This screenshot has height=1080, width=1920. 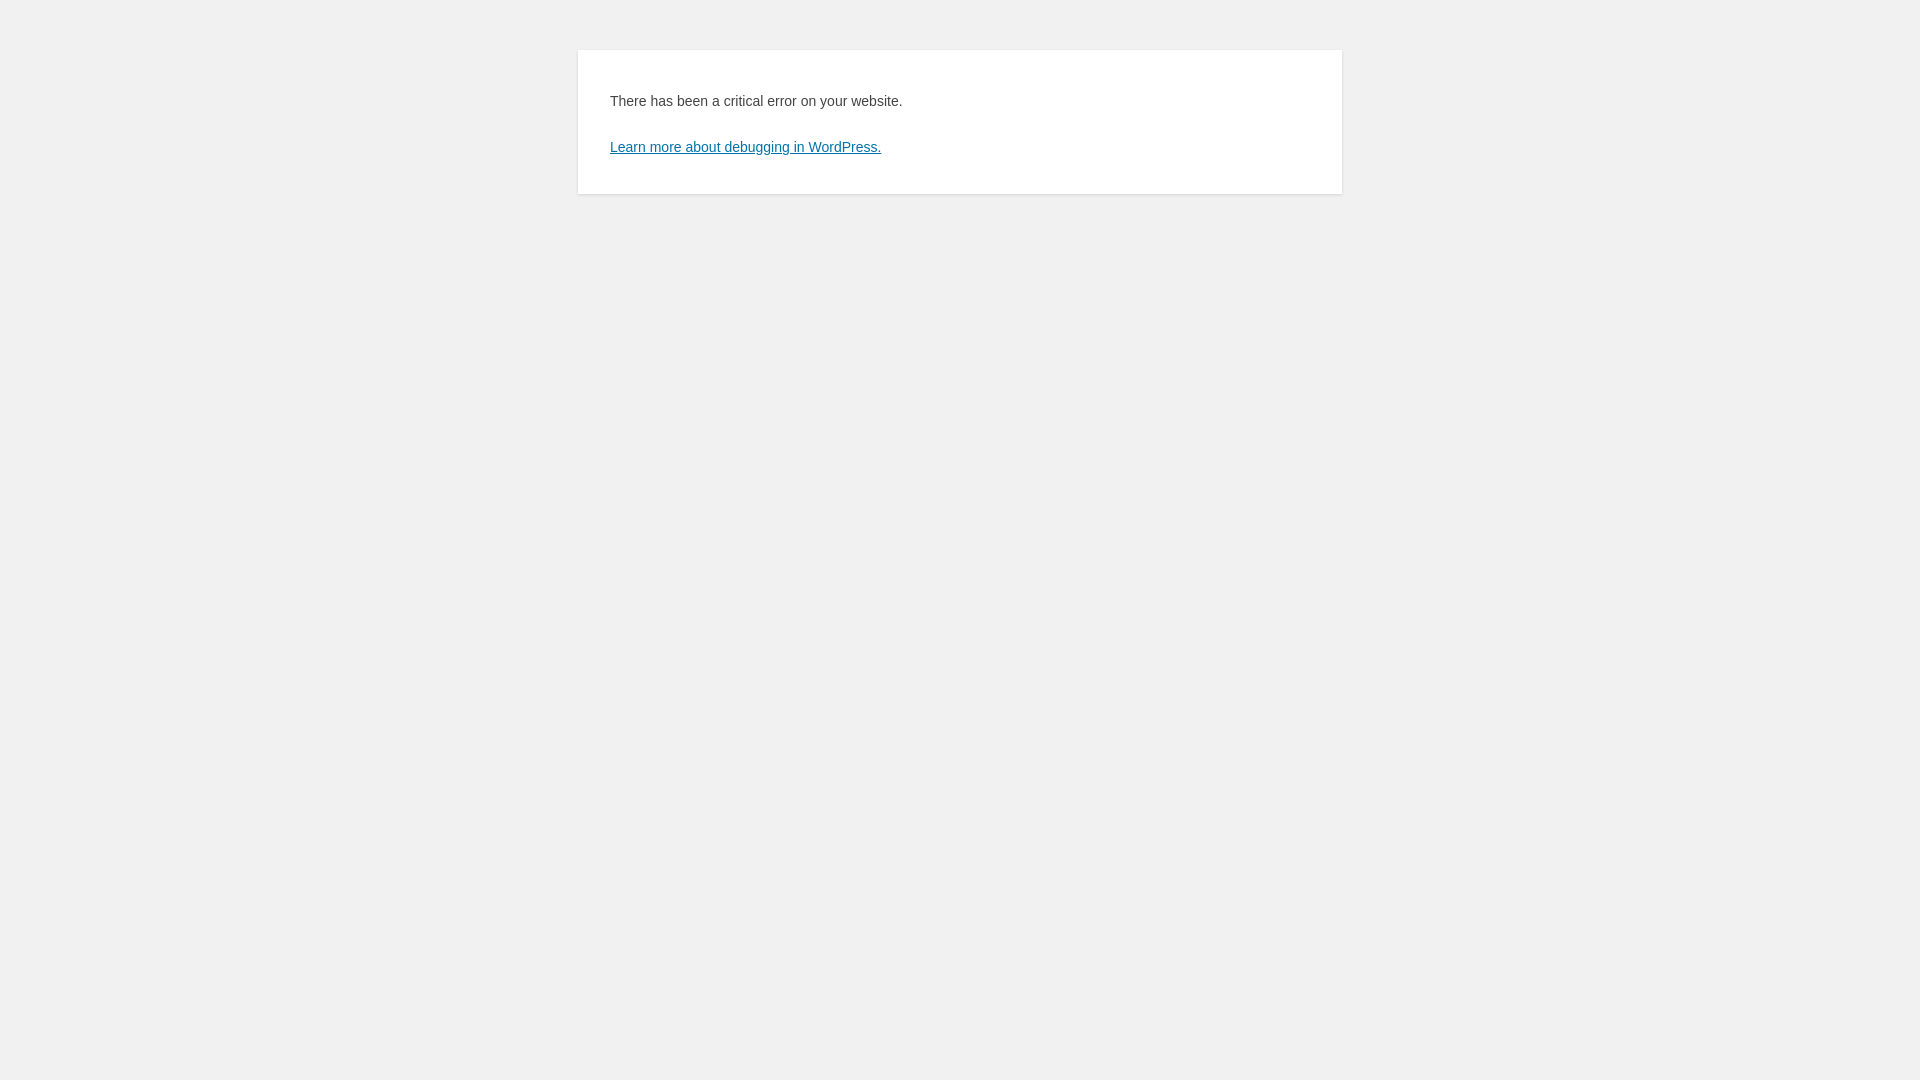 What do you see at coordinates (744, 145) in the screenshot?
I see `'Learn more about debugging in WordPress.'` at bounding box center [744, 145].